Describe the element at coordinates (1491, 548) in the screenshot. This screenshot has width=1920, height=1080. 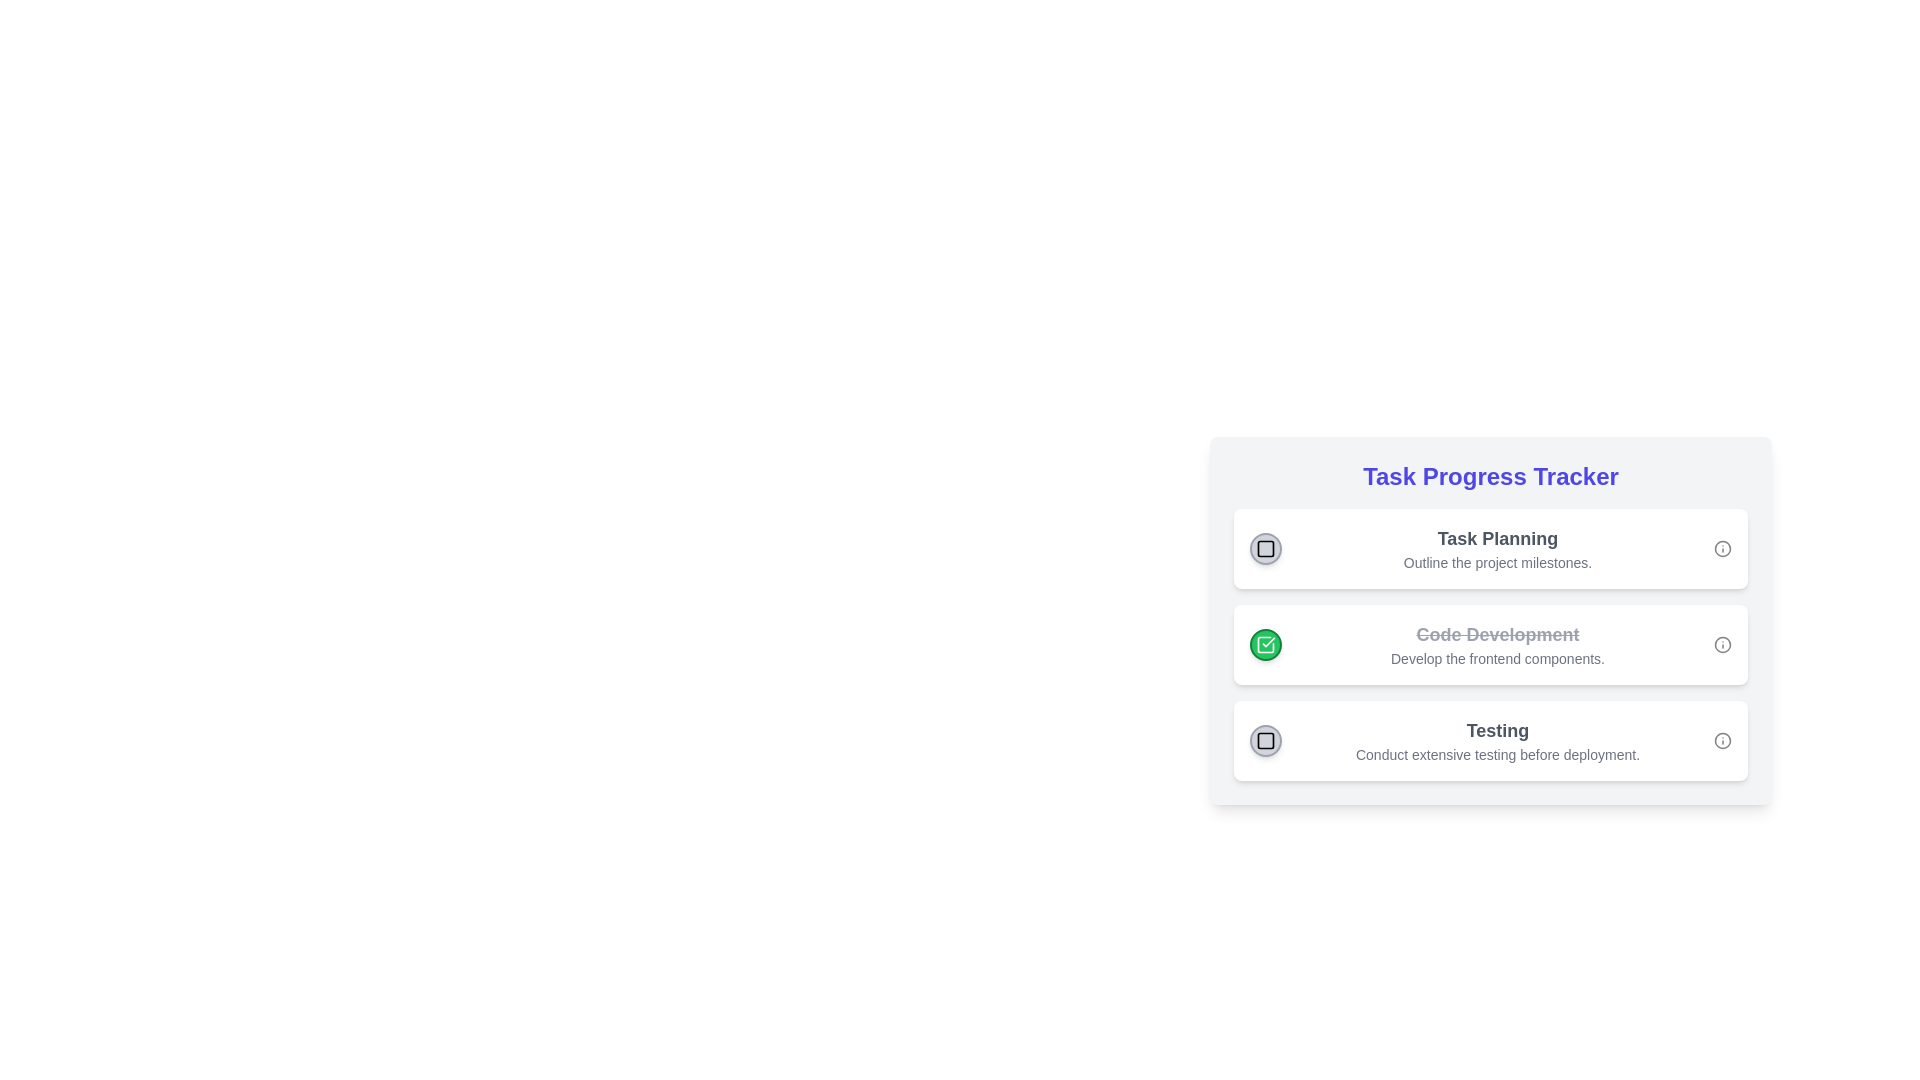
I see `the info icon of the first task item in the progress tracker list` at that location.